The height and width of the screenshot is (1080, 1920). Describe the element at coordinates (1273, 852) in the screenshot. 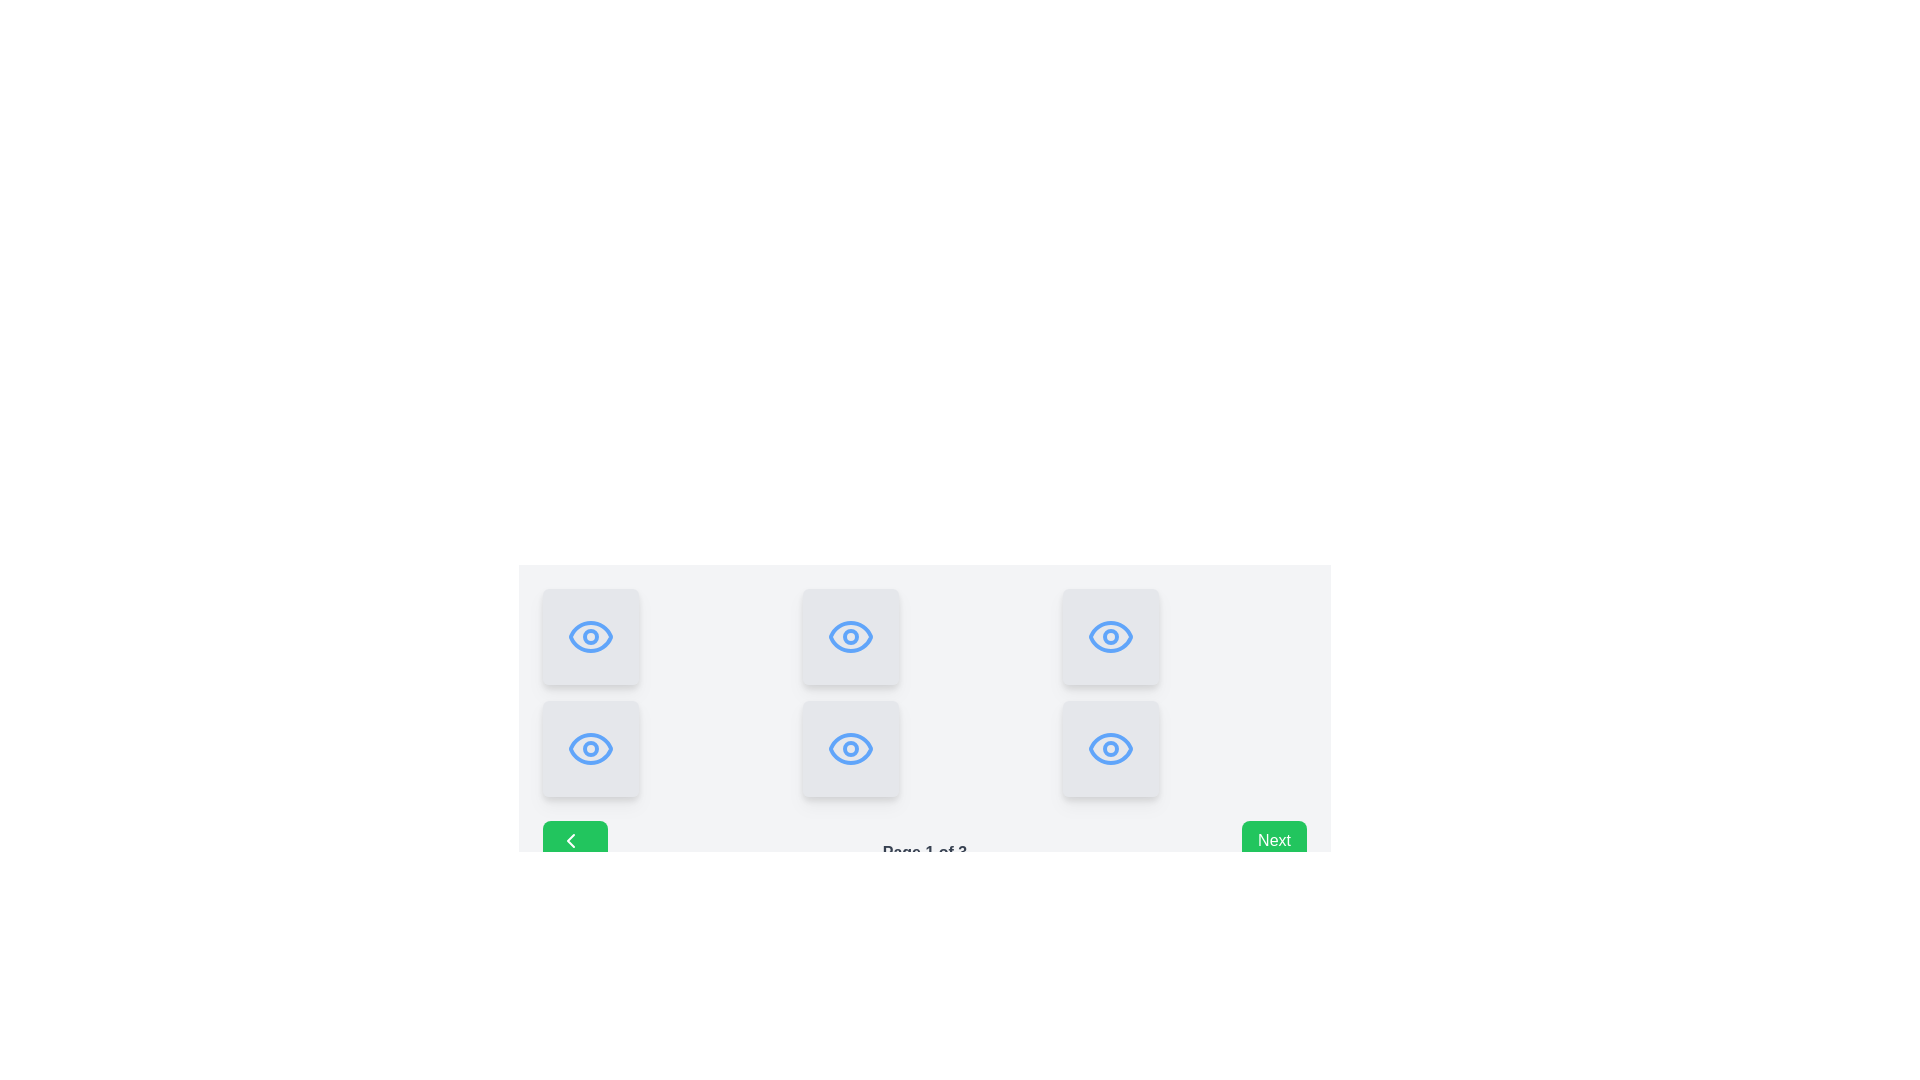

I see `the green 'Next' button with rounded corners that contains the text 'Next' and a right-pointing chevron icon to observe any hover effects` at that location.